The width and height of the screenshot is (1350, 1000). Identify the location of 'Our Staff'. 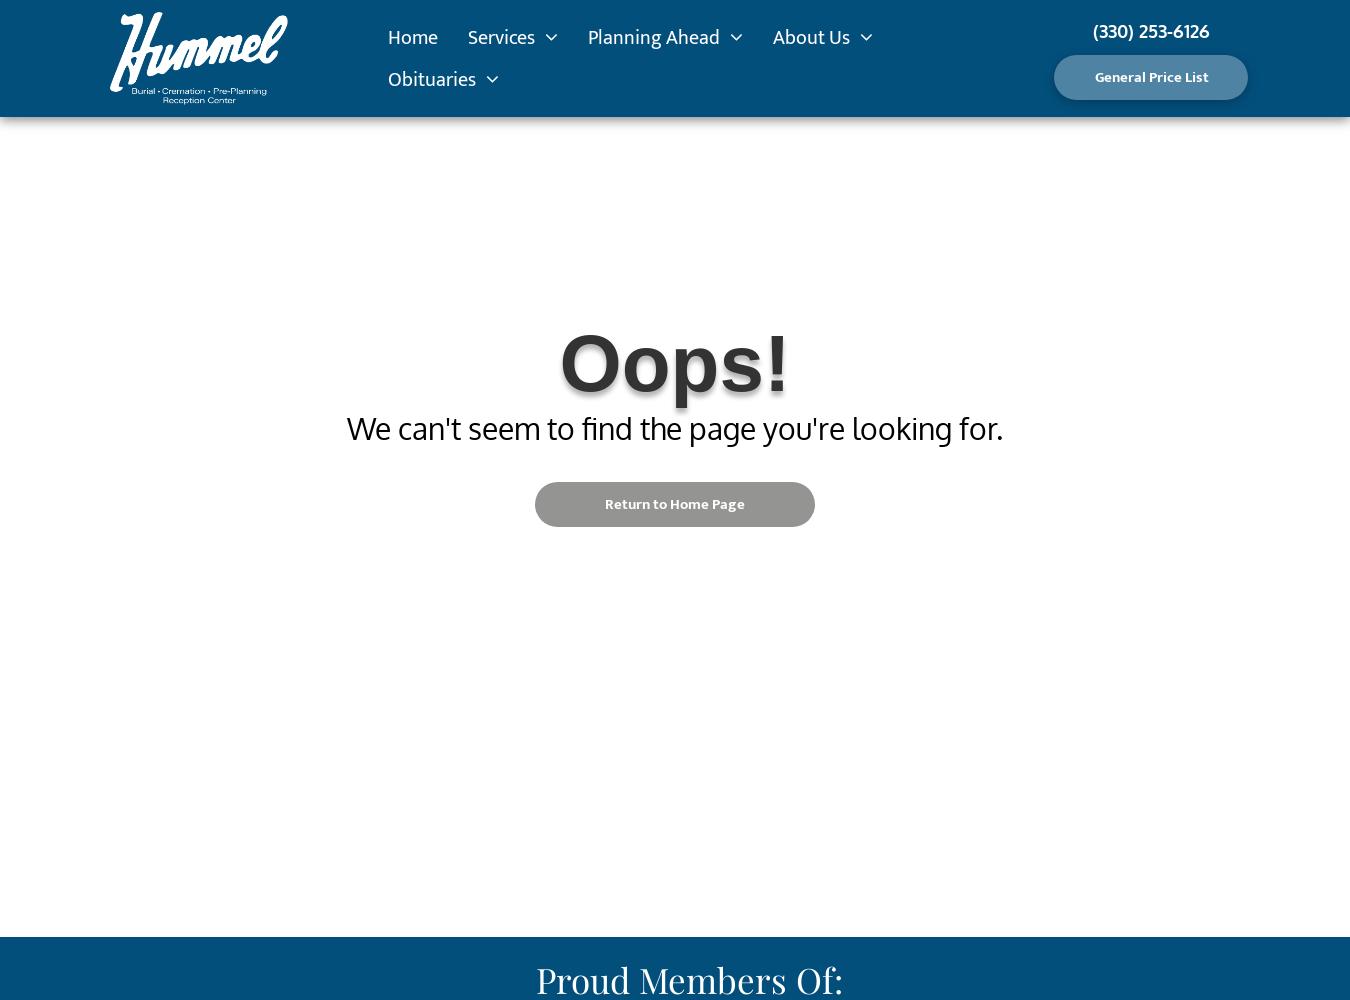
(817, 128).